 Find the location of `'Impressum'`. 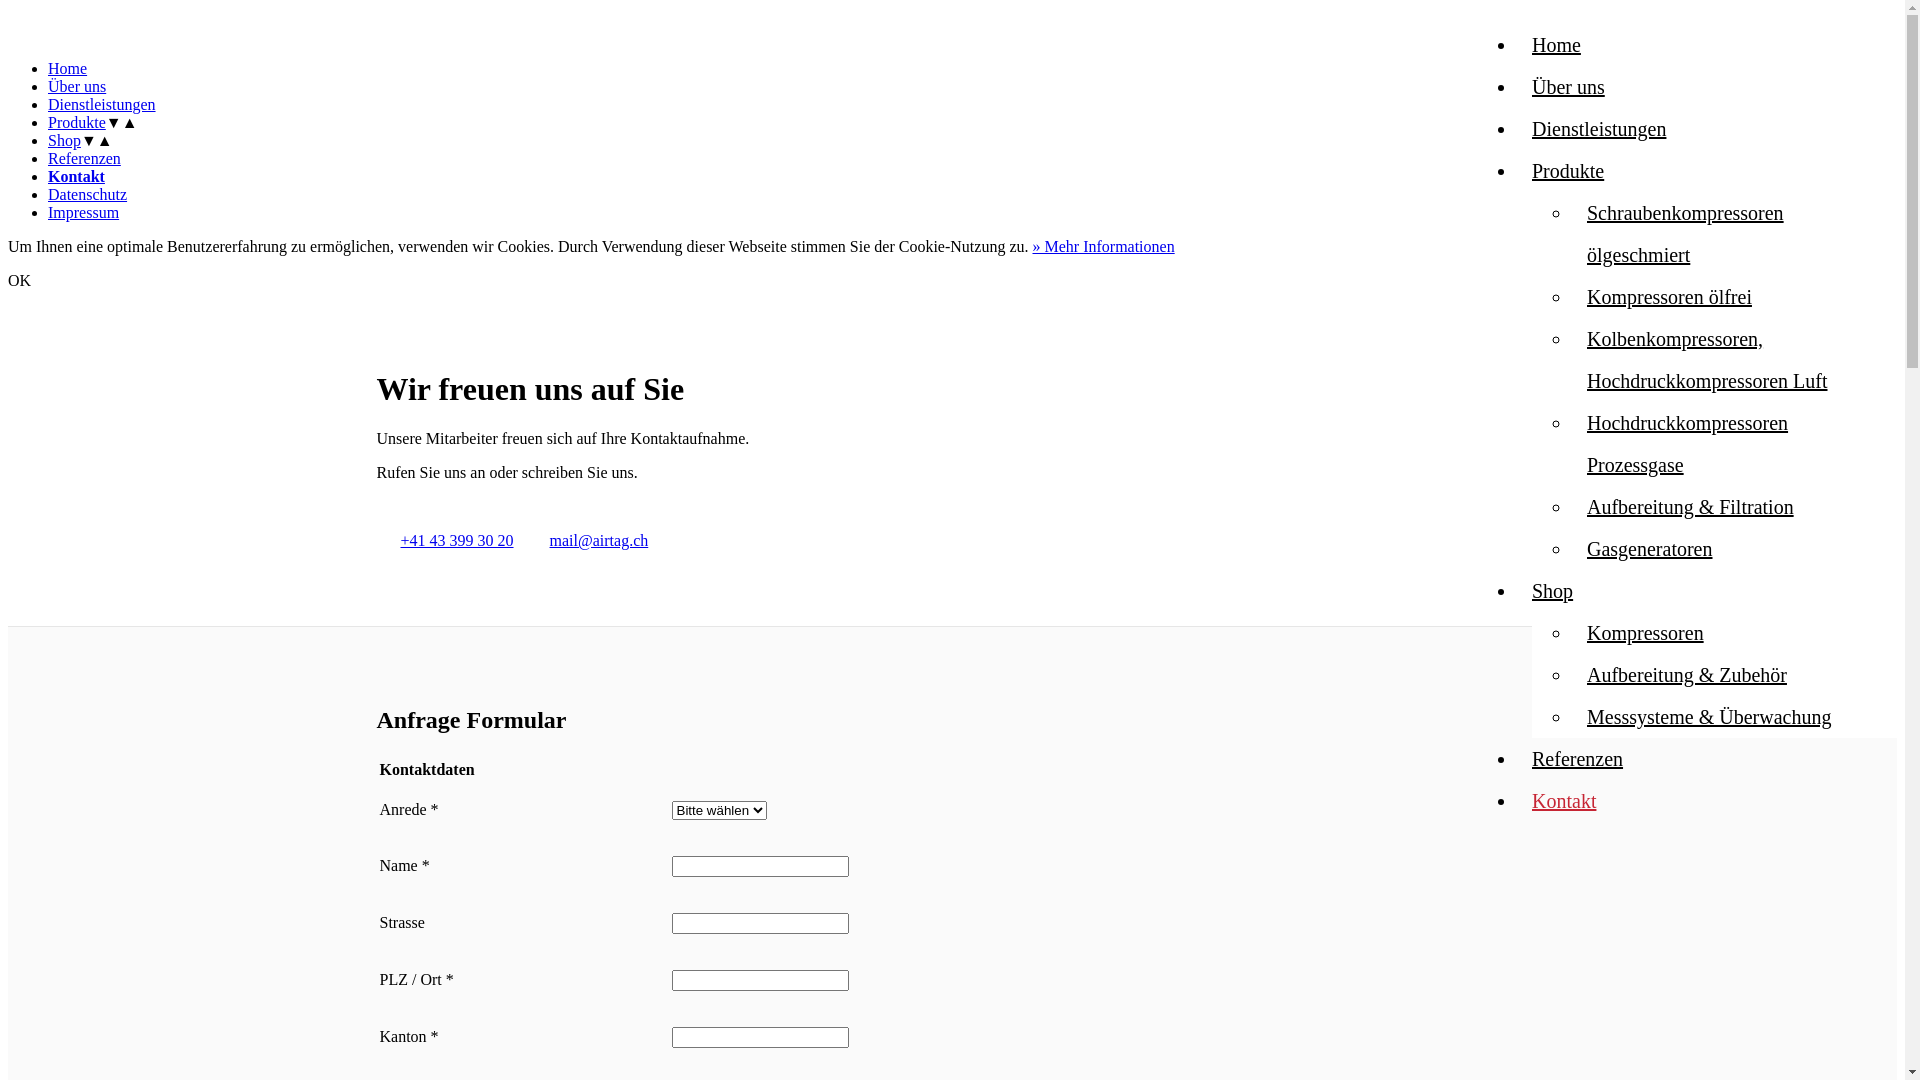

'Impressum' is located at coordinates (82, 212).